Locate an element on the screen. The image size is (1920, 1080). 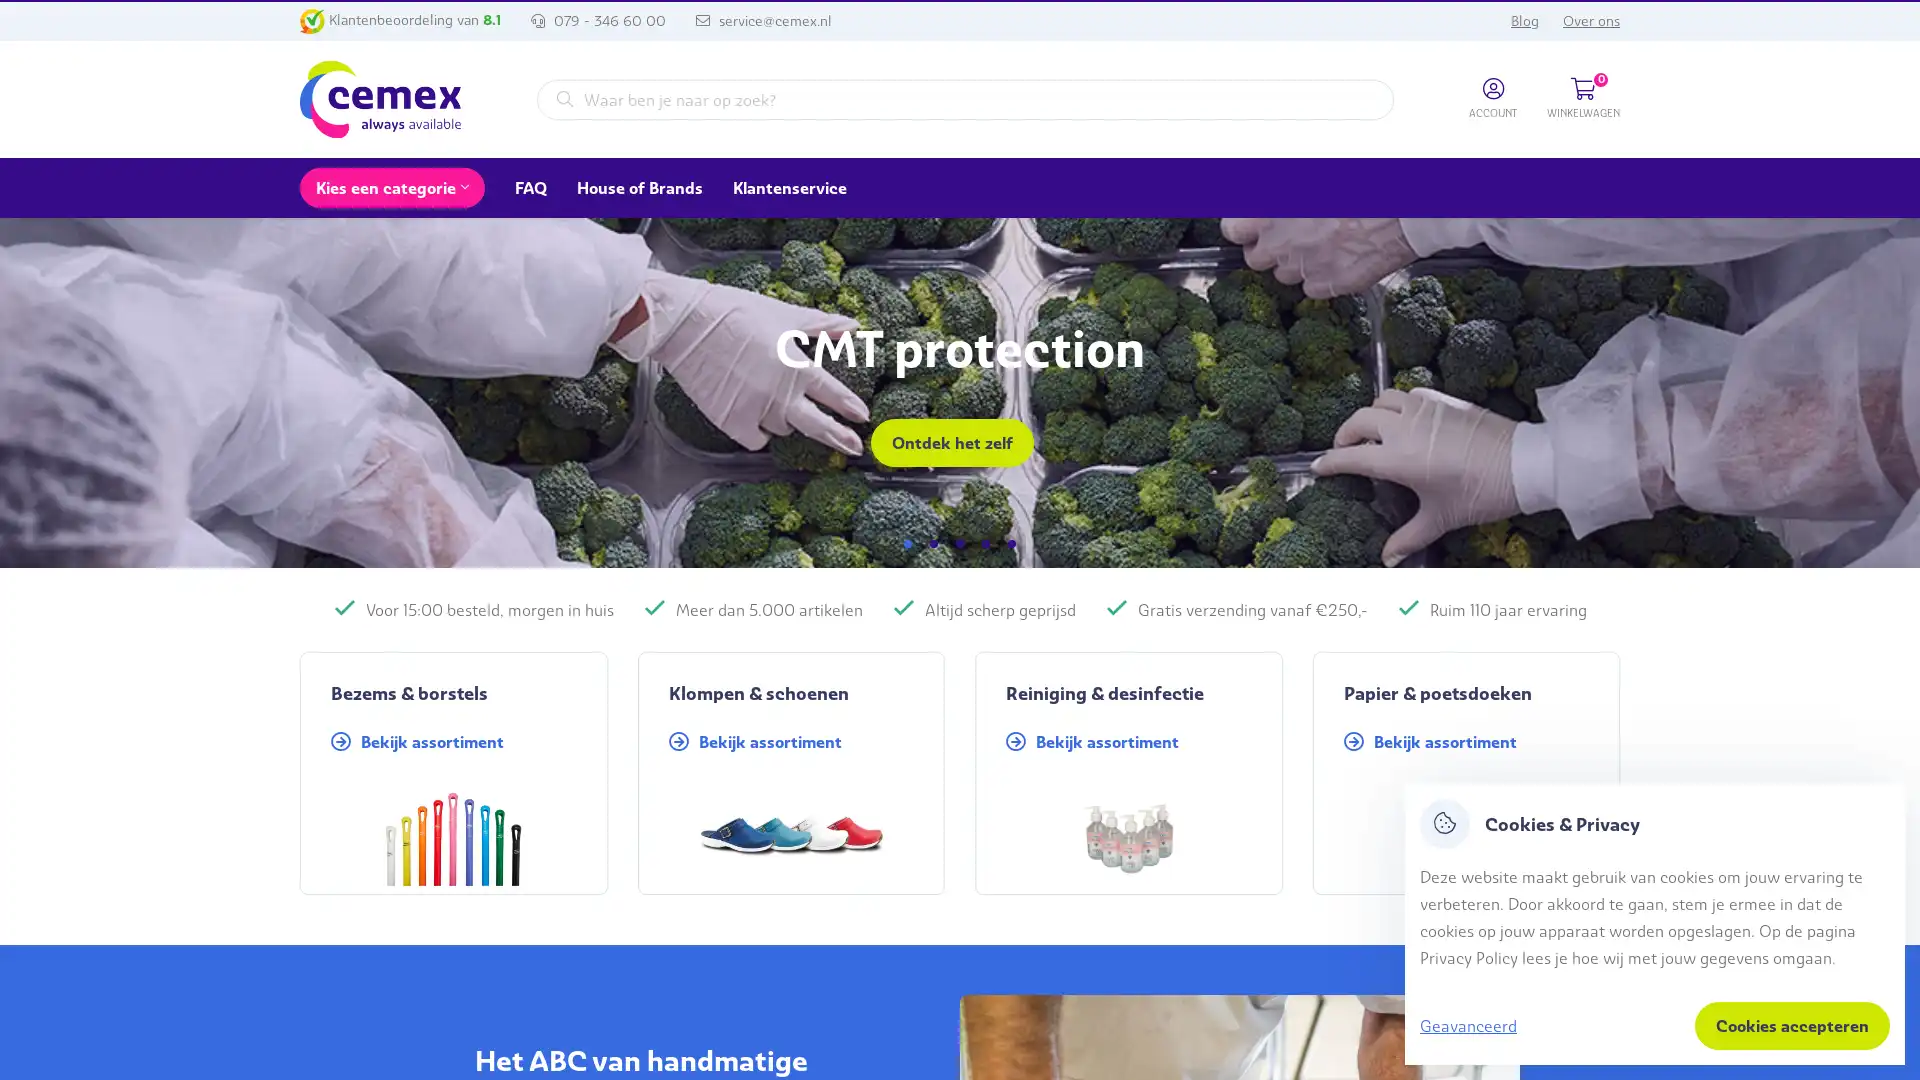
Cookies accepteren is located at coordinates (1792, 1026).